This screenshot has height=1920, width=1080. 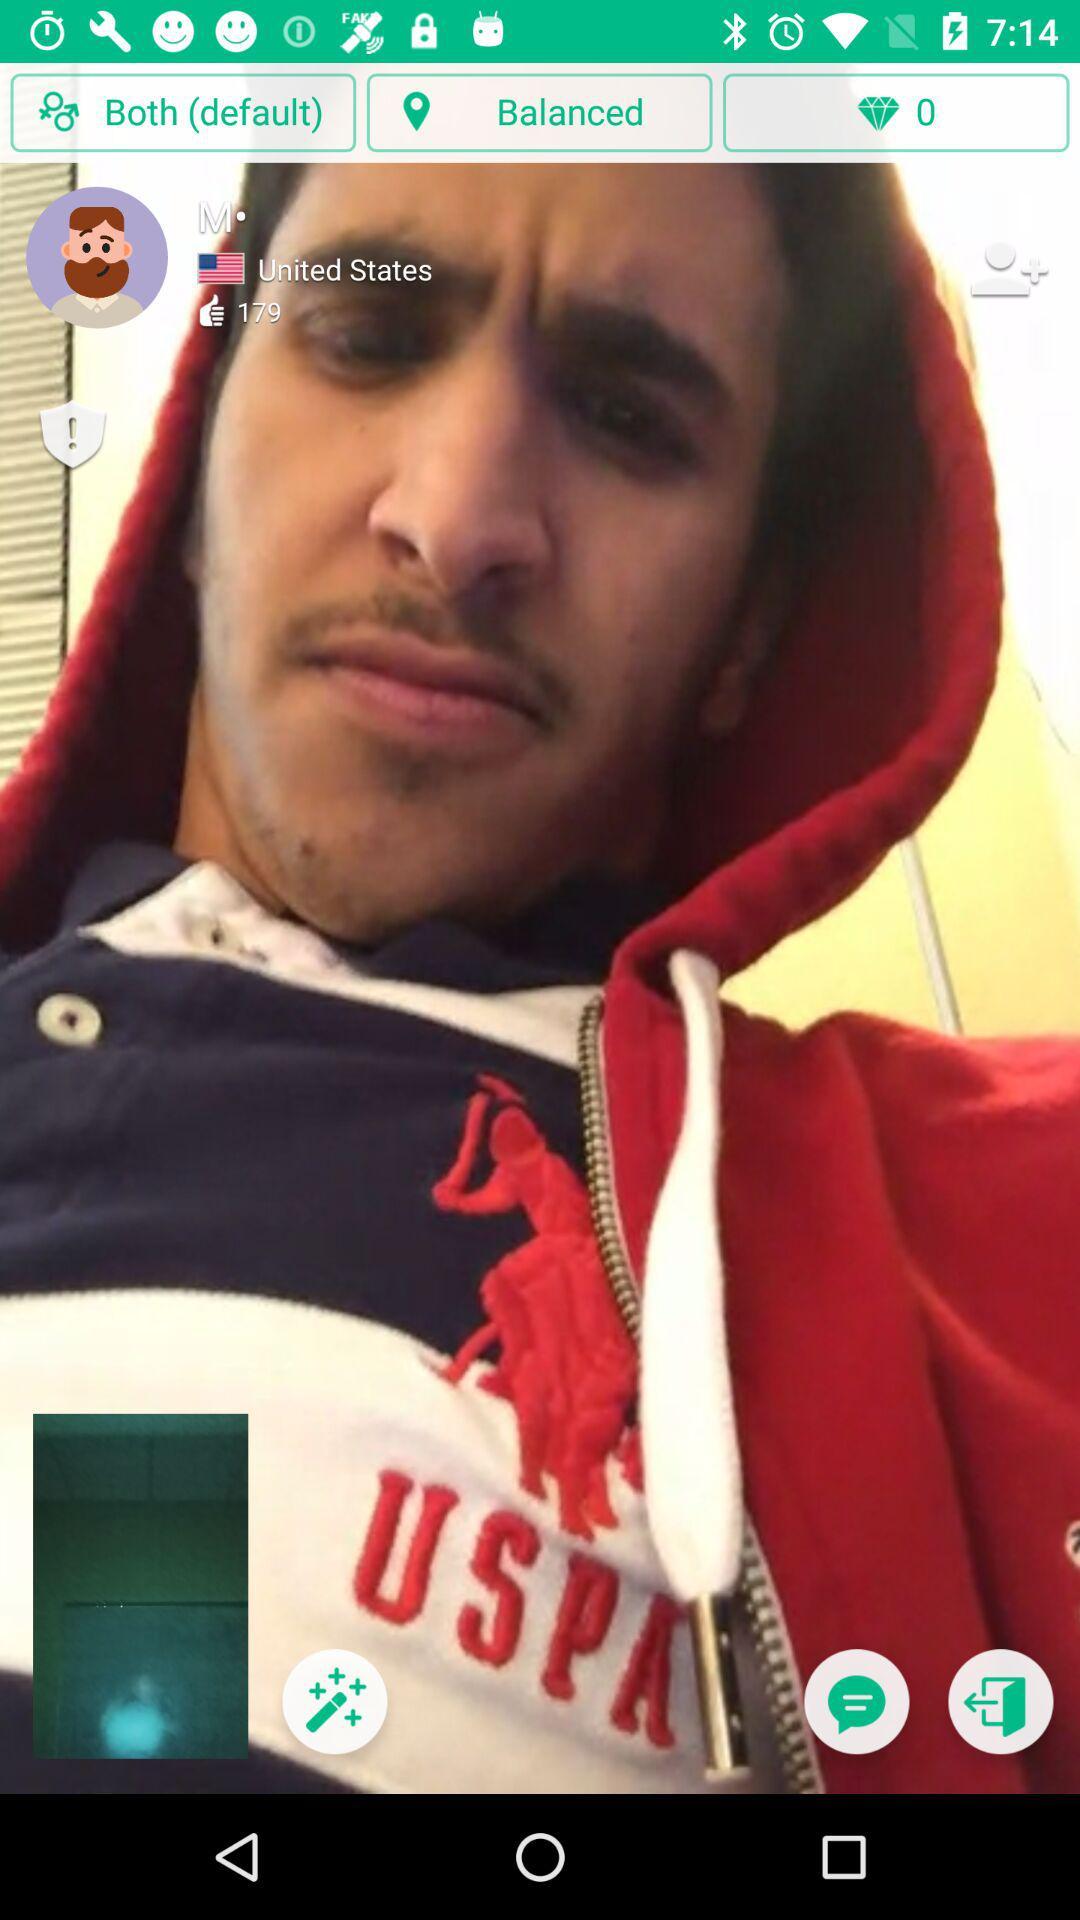 What do you see at coordinates (71, 434) in the screenshot?
I see `the warning icon` at bounding box center [71, 434].